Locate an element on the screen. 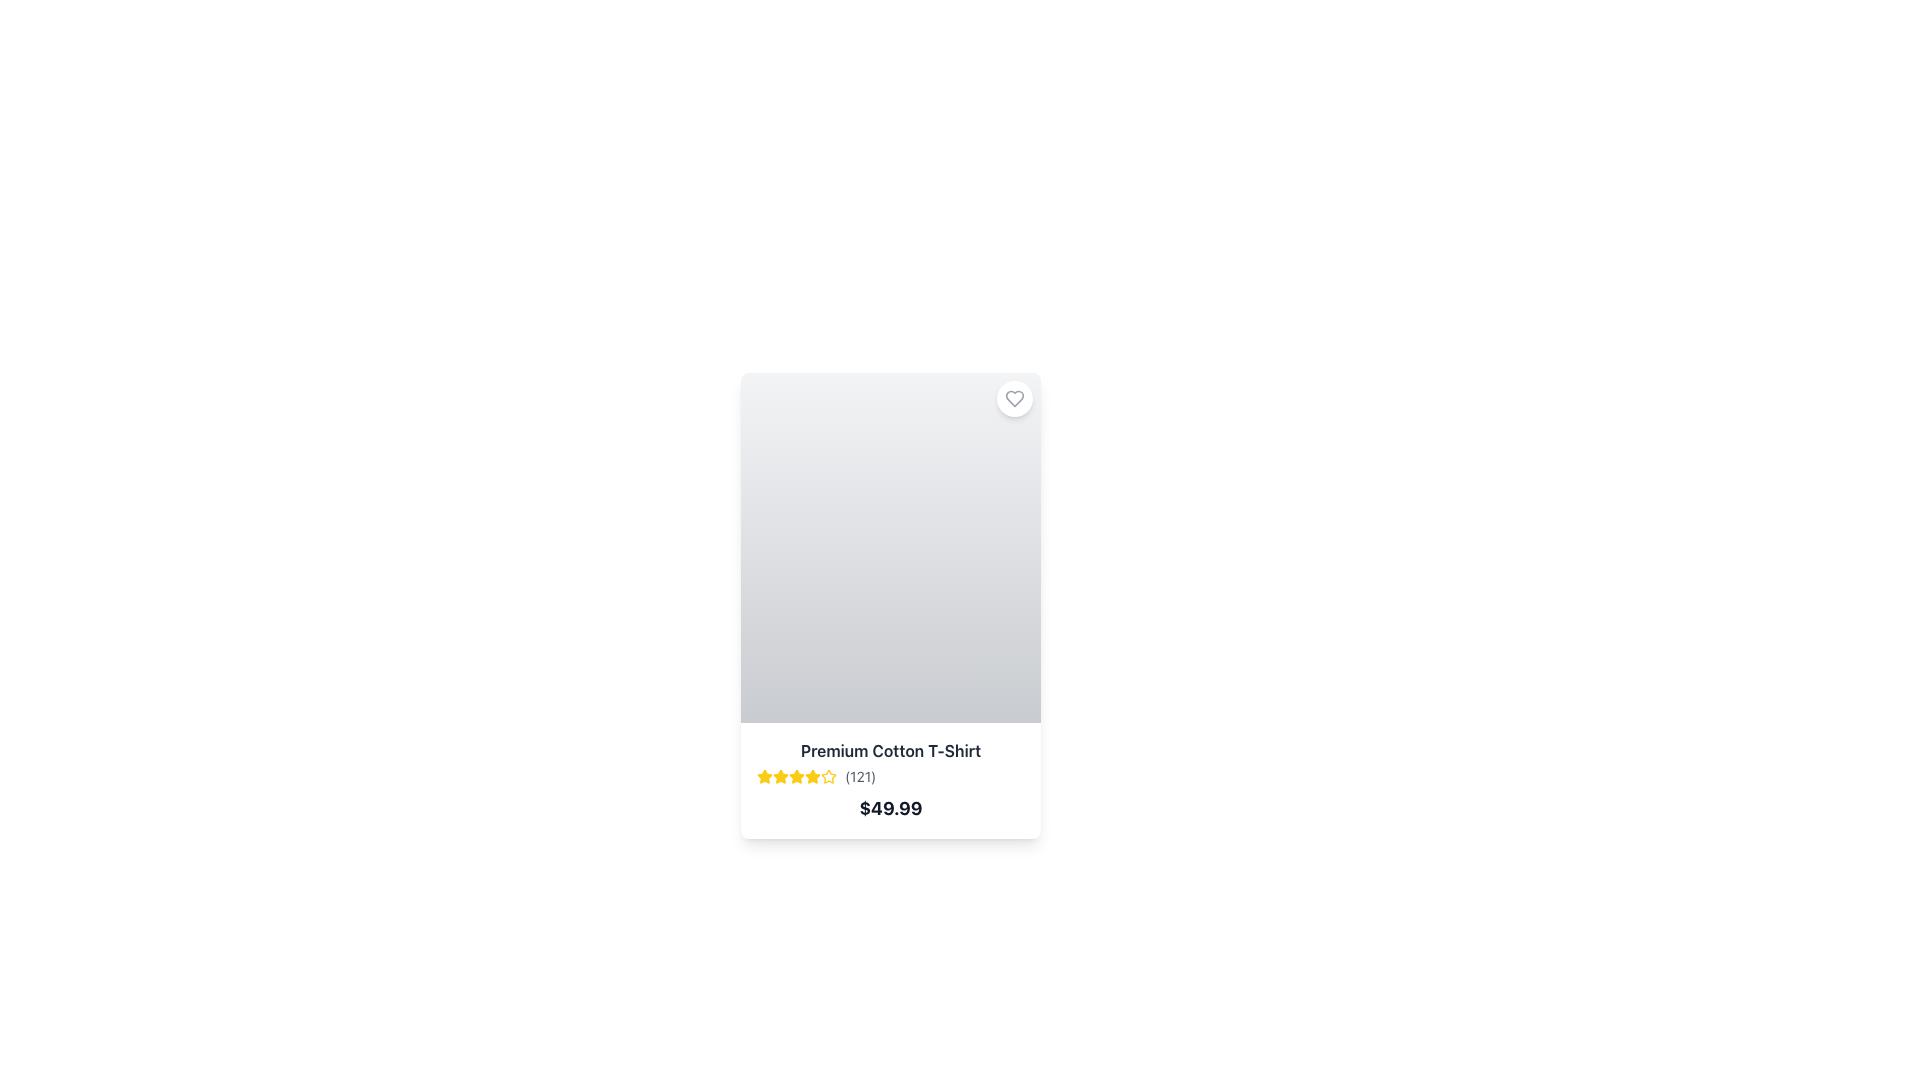 This screenshot has height=1080, width=1920. the second star-shaped rating icon, which is yellow and part of a horizontal set of five stars located below the product title is located at coordinates (780, 775).